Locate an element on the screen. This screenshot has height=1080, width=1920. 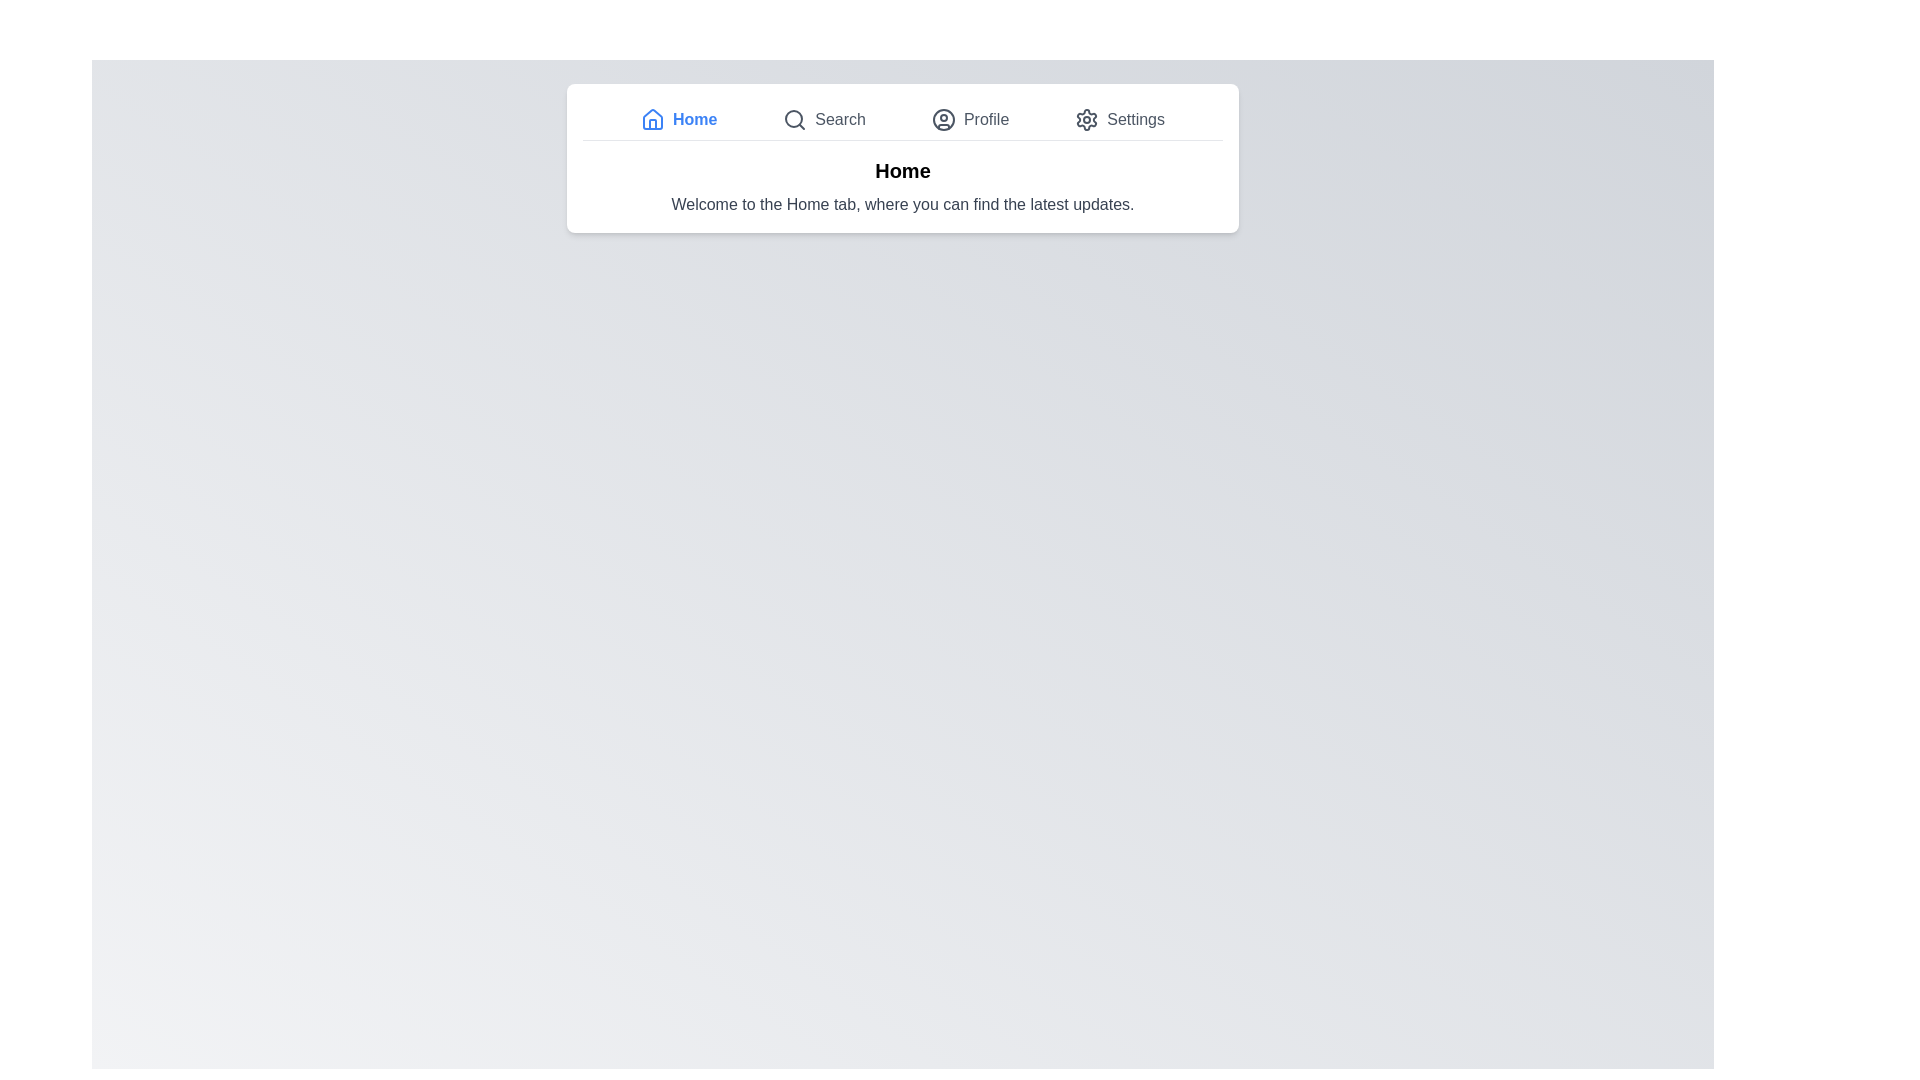
the gear-shaped 'Settings' icon button located in the top navigation bar is located at coordinates (1086, 119).